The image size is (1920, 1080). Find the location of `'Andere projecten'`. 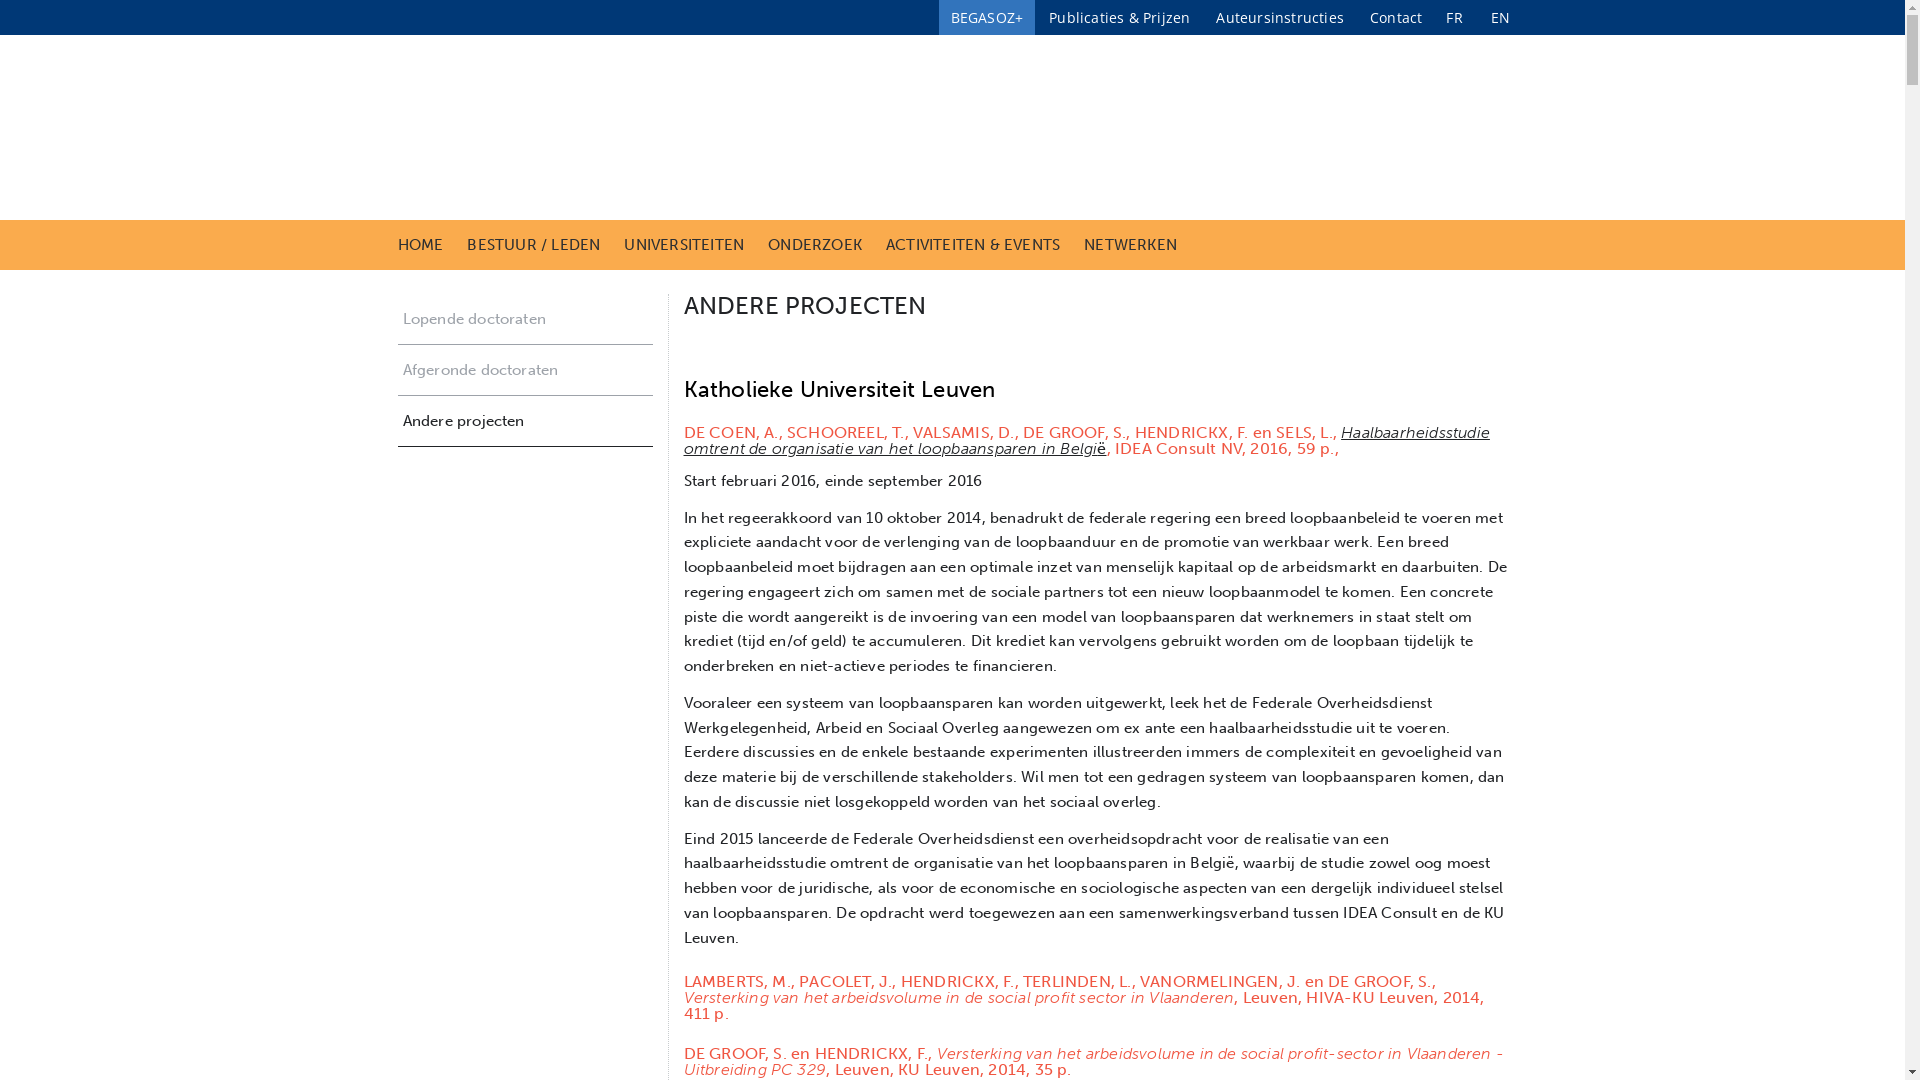

'Andere projecten' is located at coordinates (525, 419).